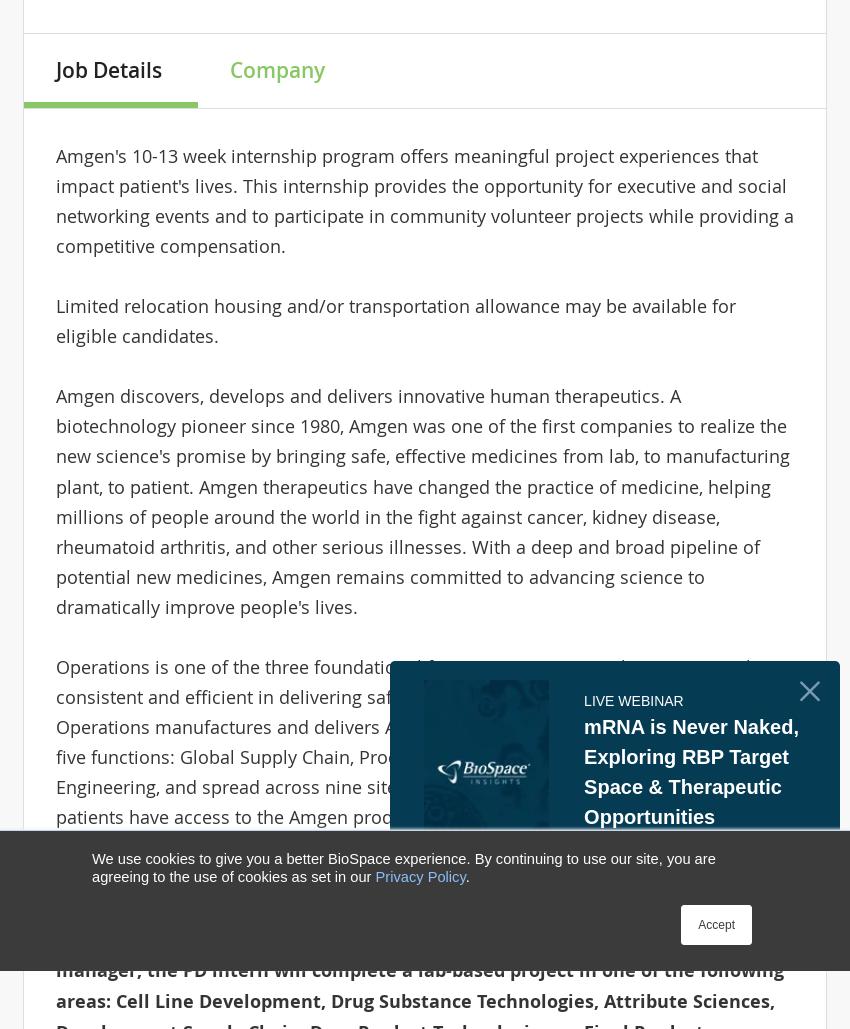  Describe the element at coordinates (715, 924) in the screenshot. I see `'Accept'` at that location.